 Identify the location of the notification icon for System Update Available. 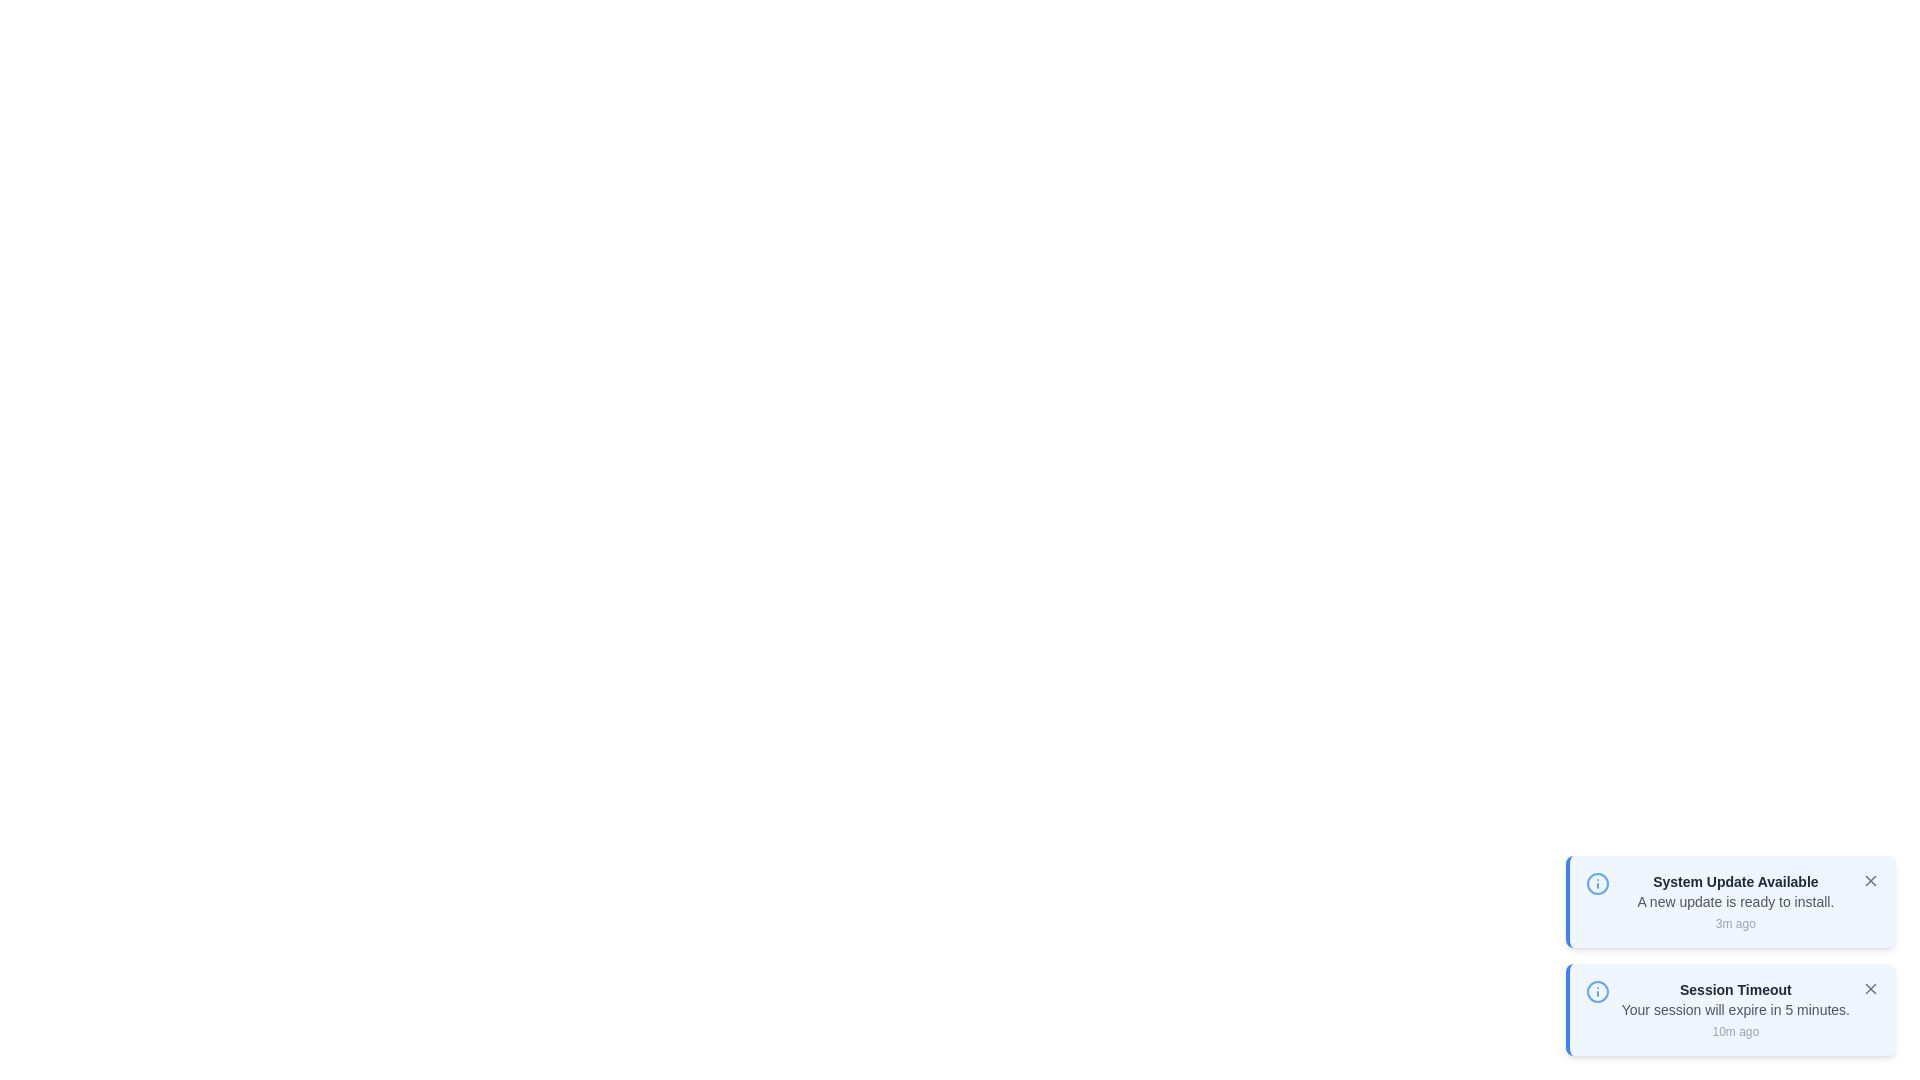
(1596, 882).